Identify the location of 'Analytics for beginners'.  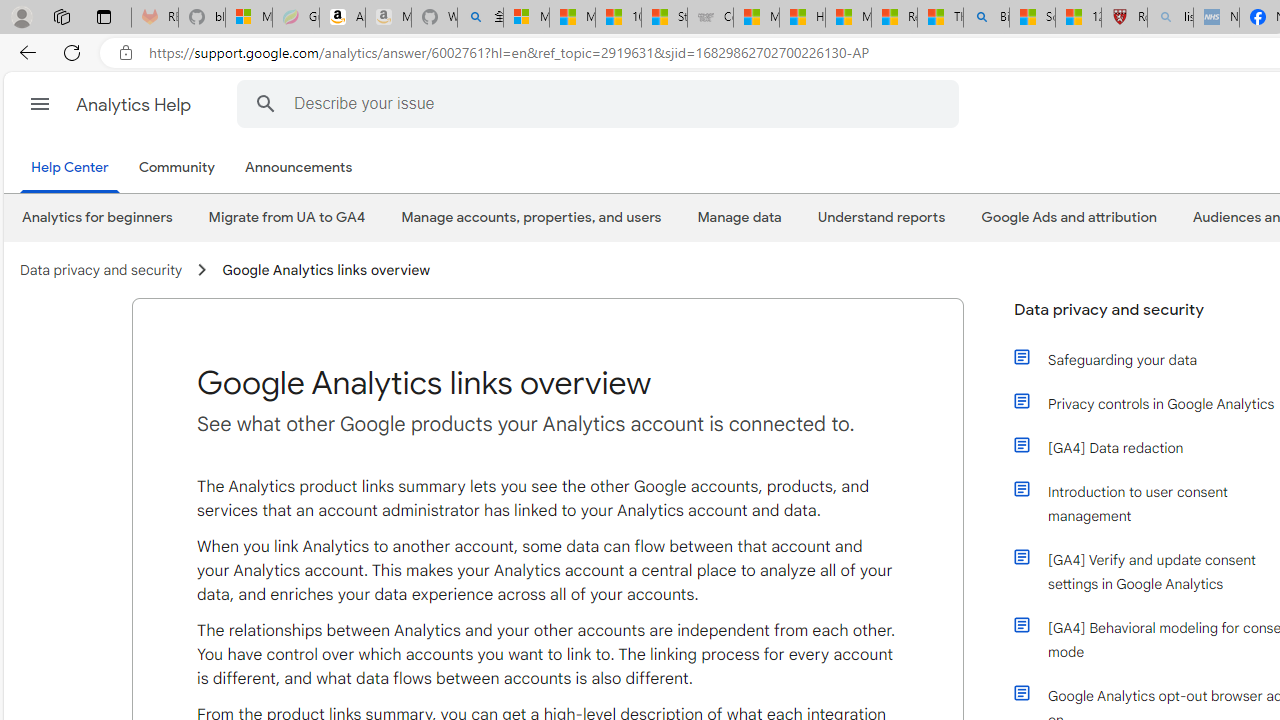
(96, 217).